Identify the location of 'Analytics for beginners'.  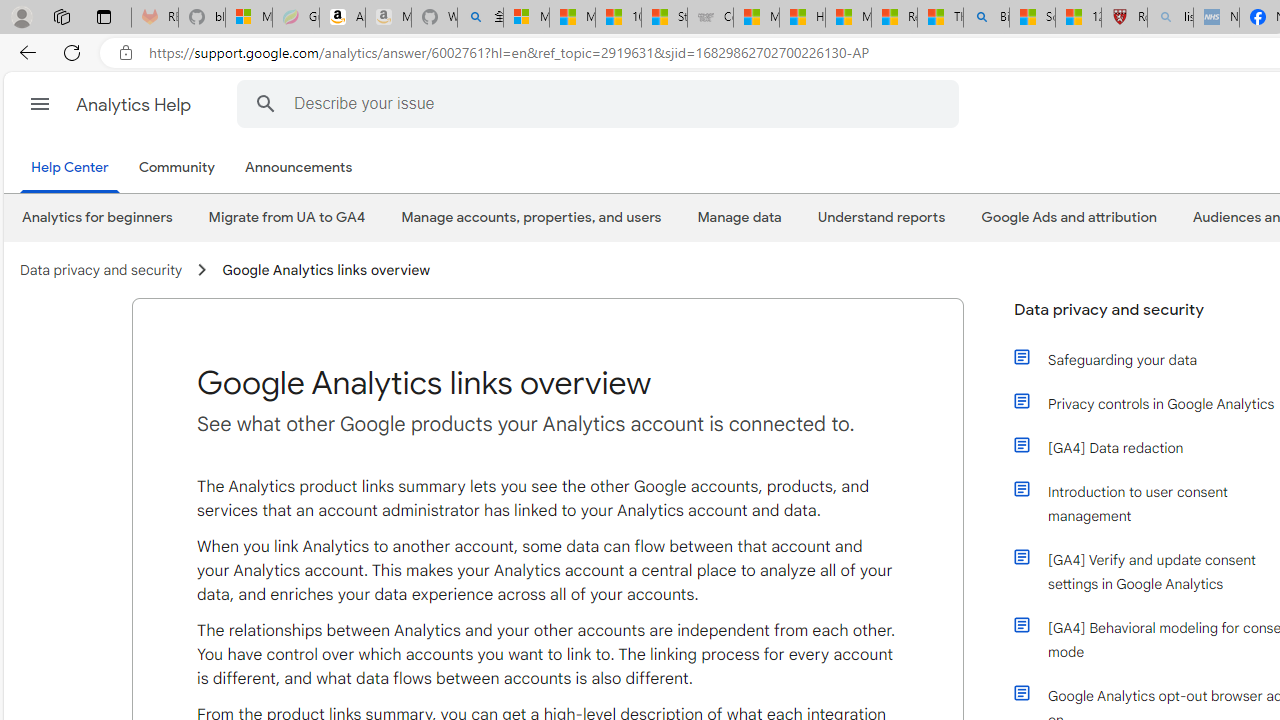
(96, 217).